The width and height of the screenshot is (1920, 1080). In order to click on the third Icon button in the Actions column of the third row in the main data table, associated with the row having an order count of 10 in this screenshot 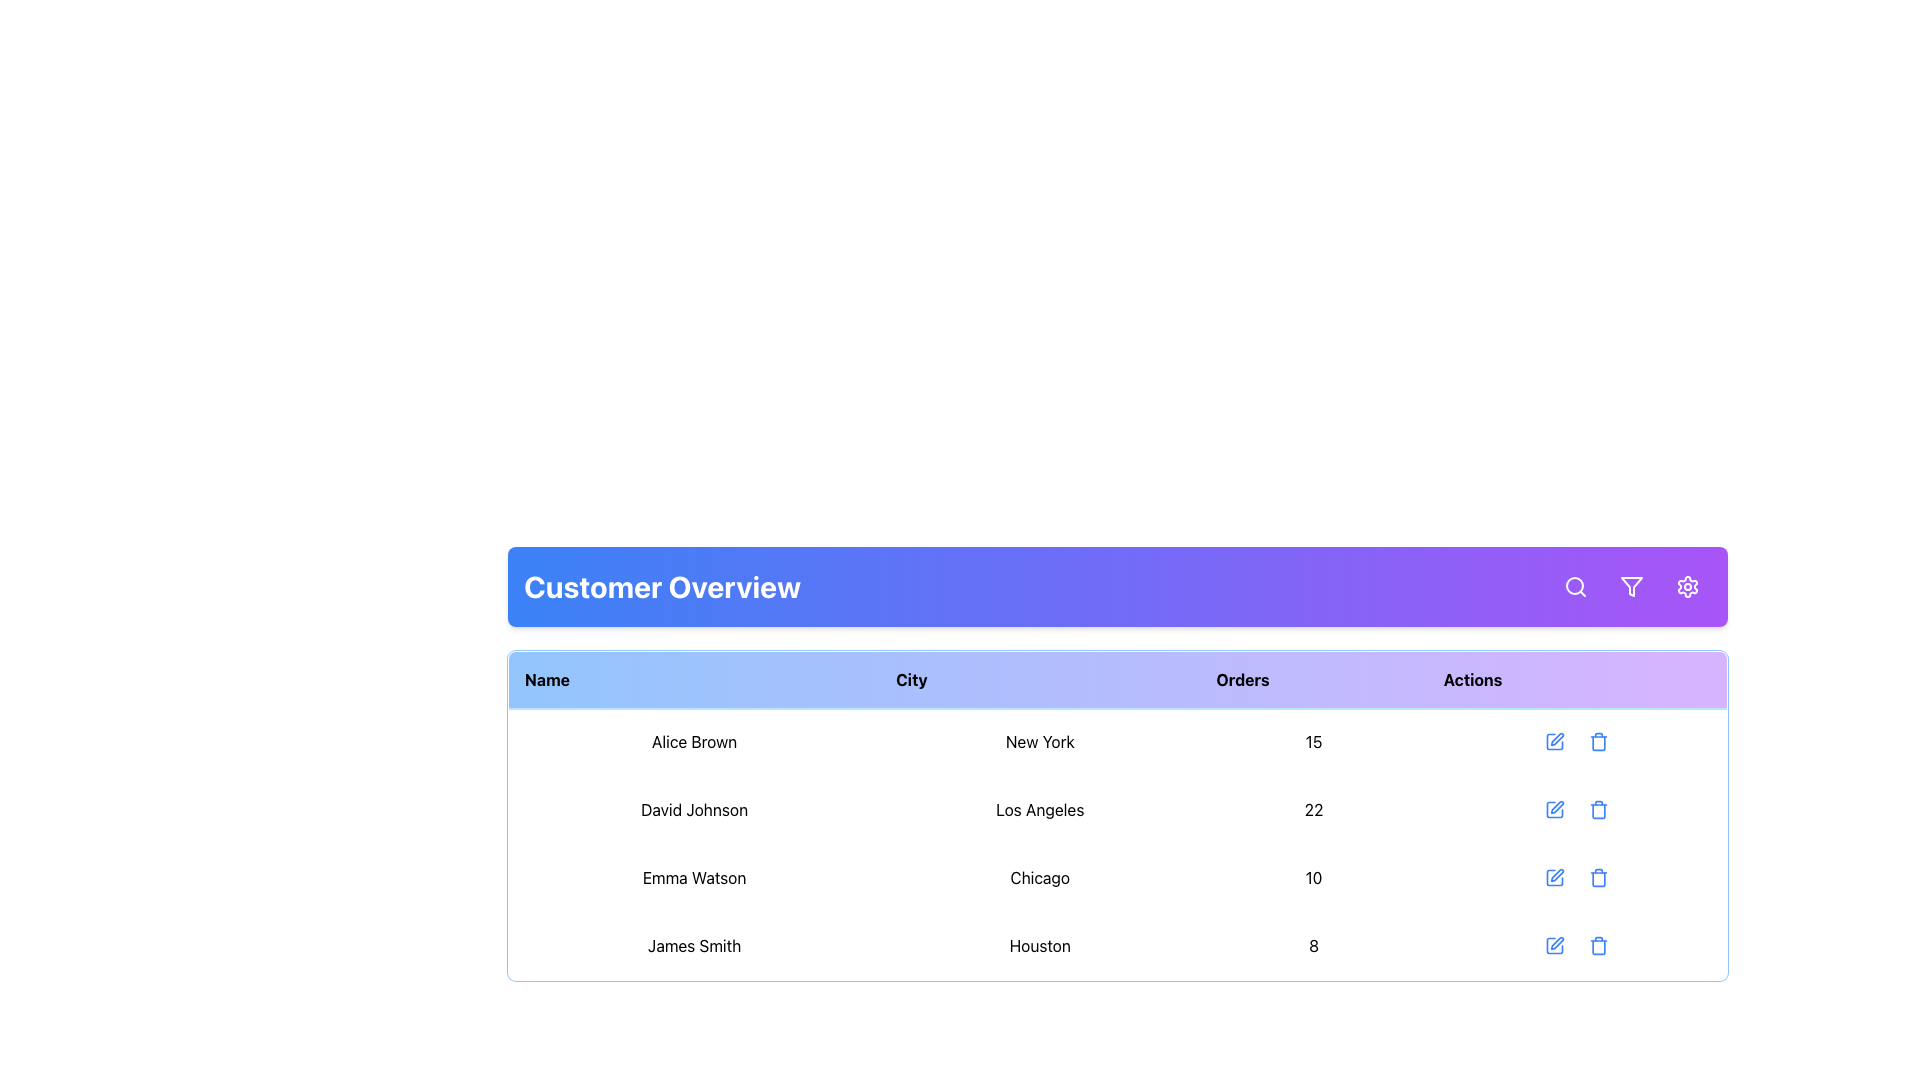, I will do `click(1598, 877)`.